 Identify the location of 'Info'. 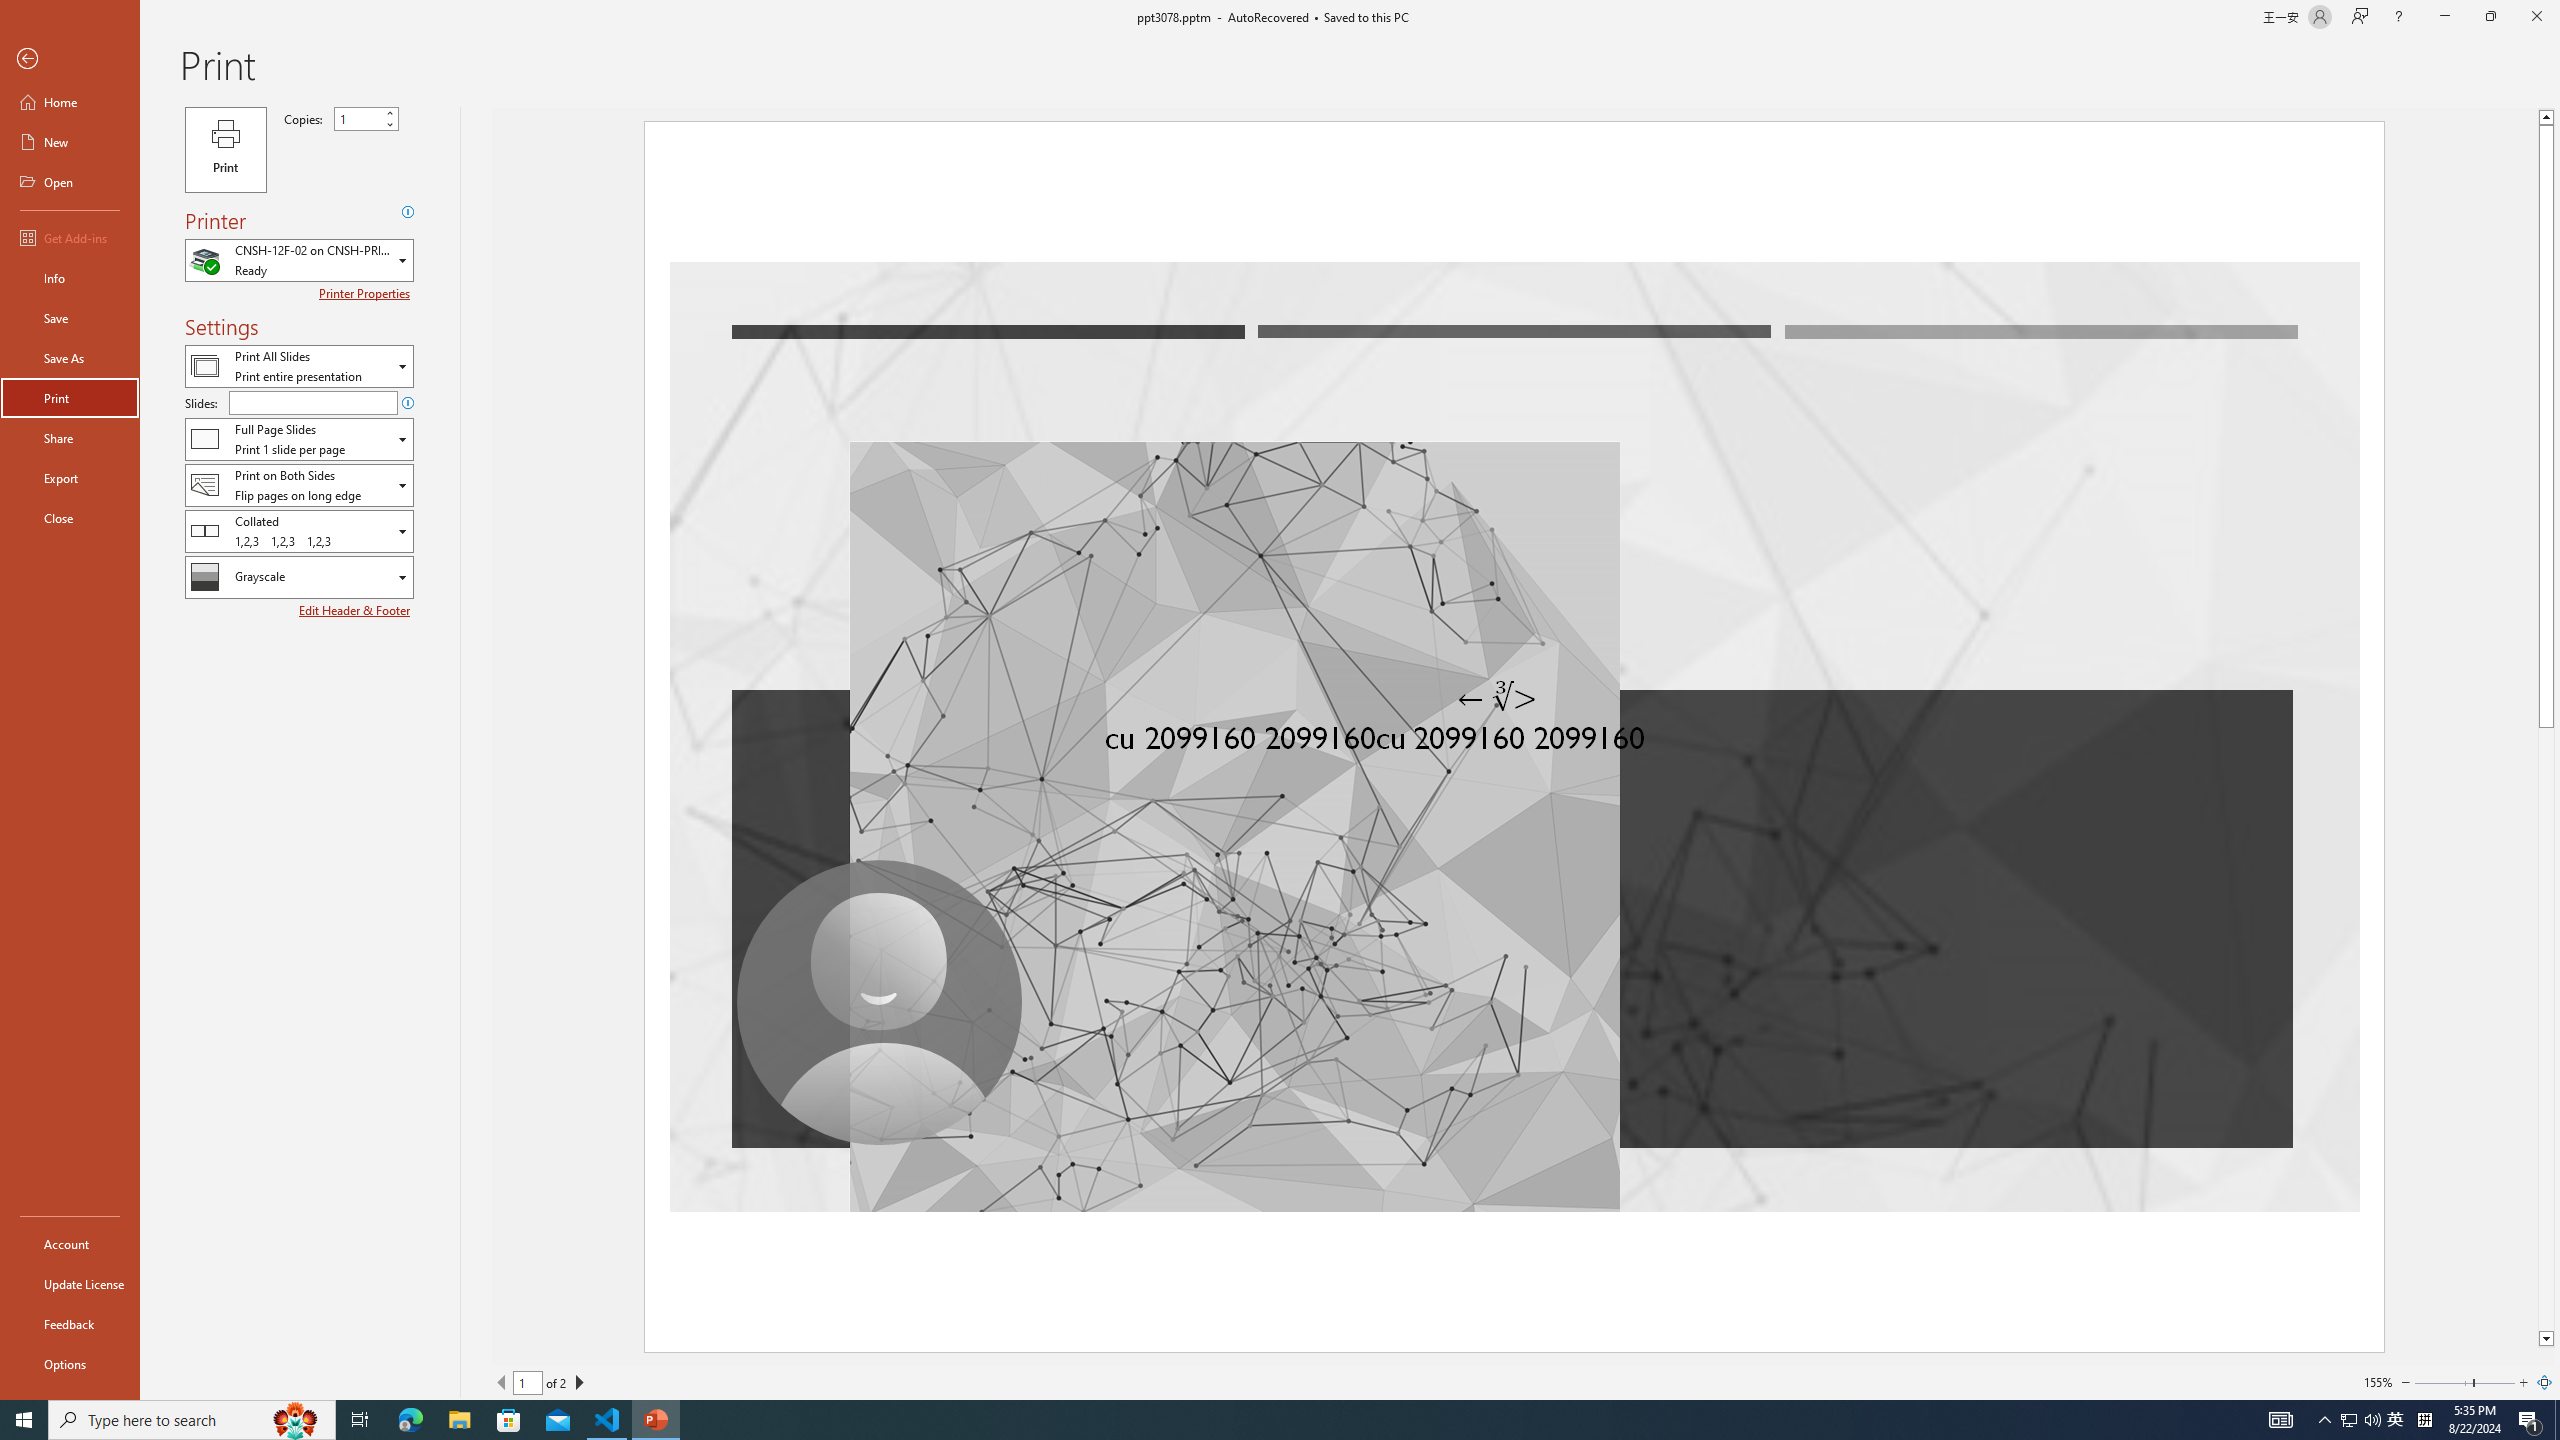
(69, 276).